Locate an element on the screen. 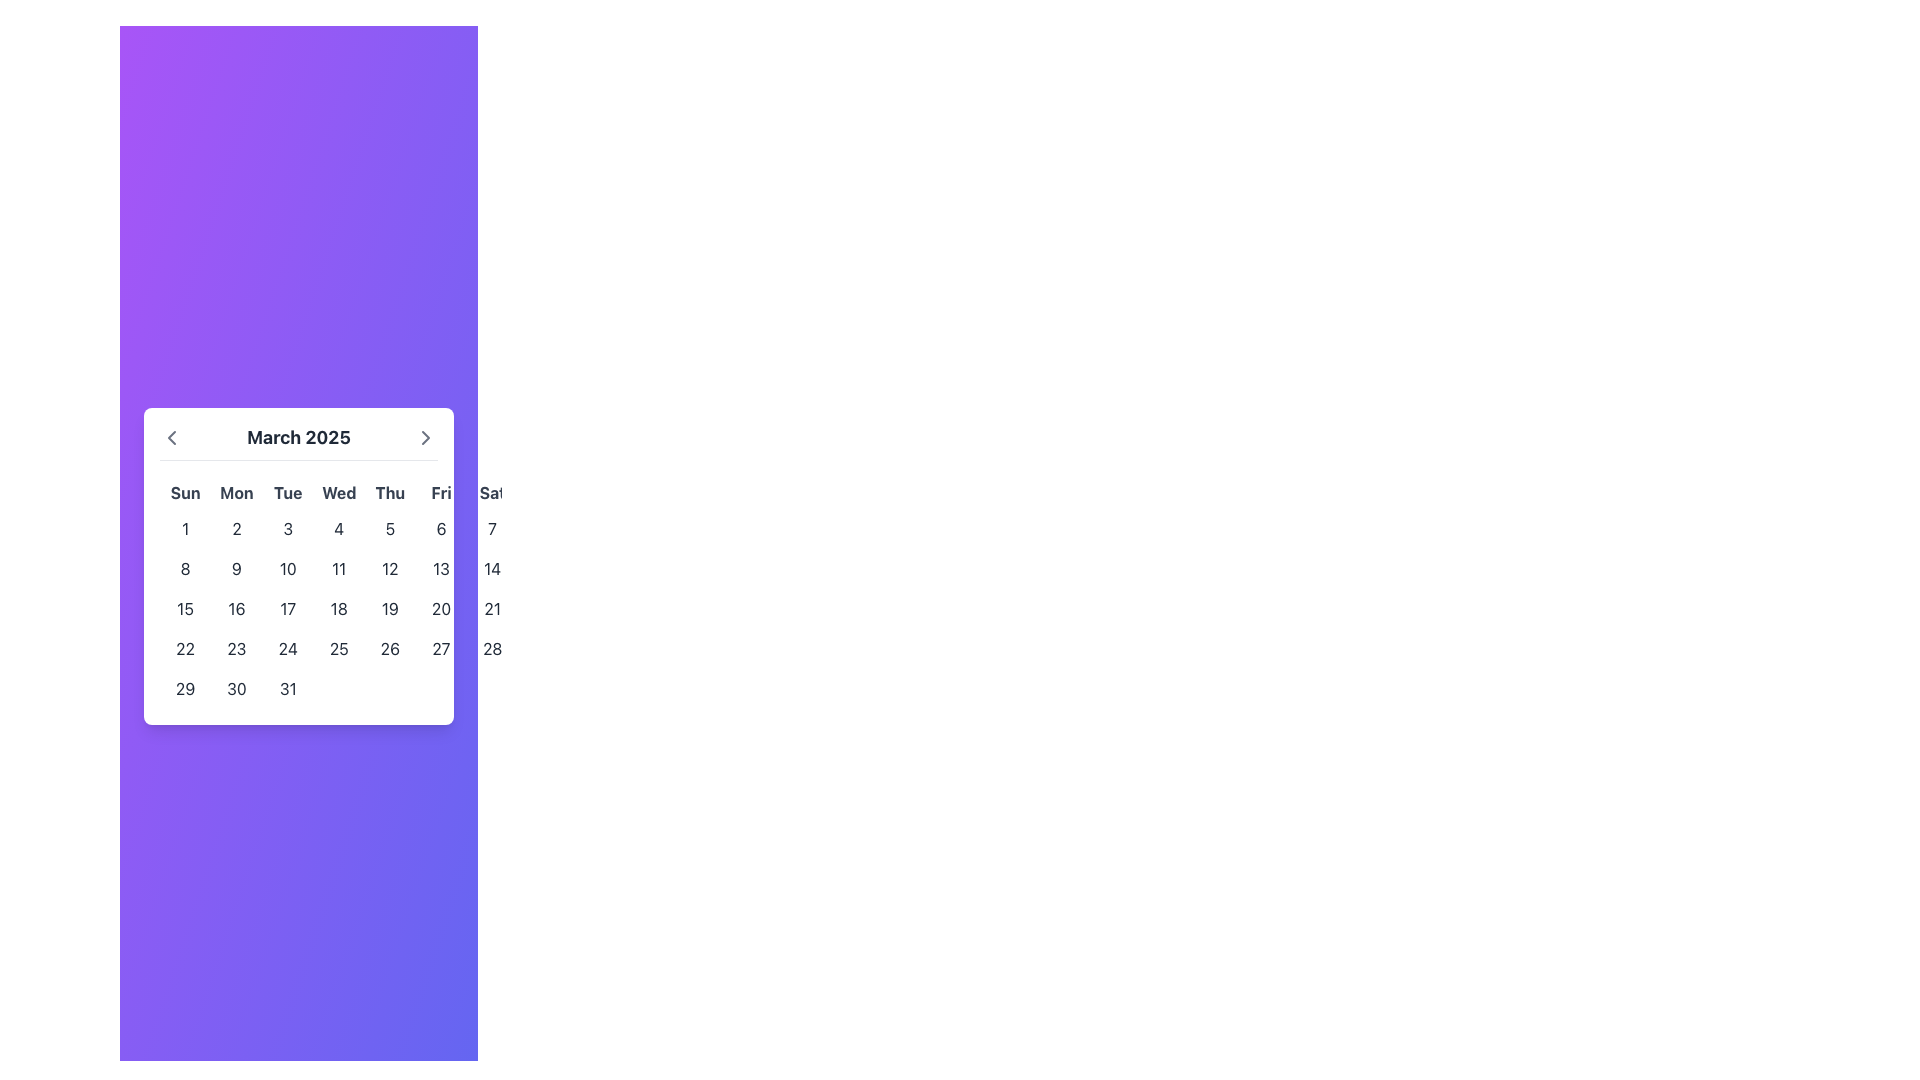 Image resolution: width=1920 pixels, height=1080 pixels. the selectable day number '5' in the calendar interface is located at coordinates (390, 527).